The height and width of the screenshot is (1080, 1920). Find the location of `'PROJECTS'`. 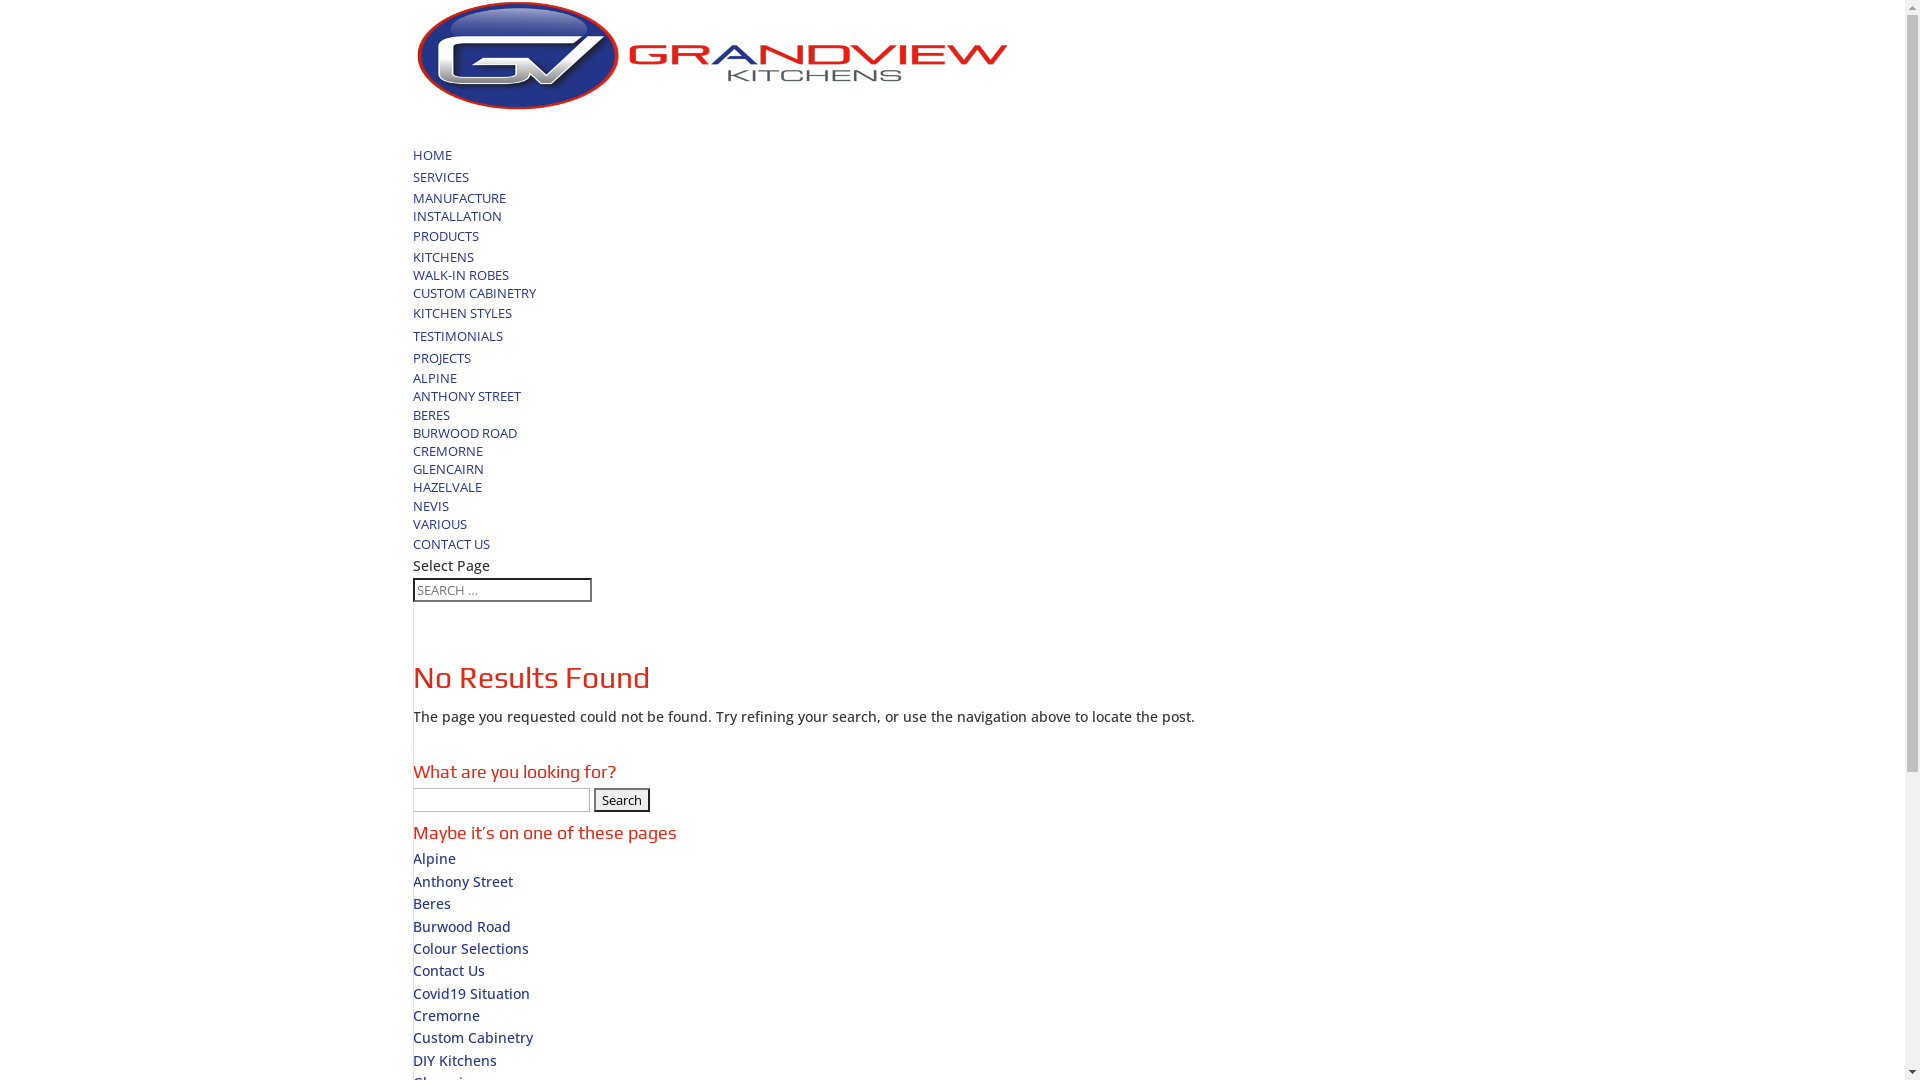

'PROJECTS' is located at coordinates (411, 370).